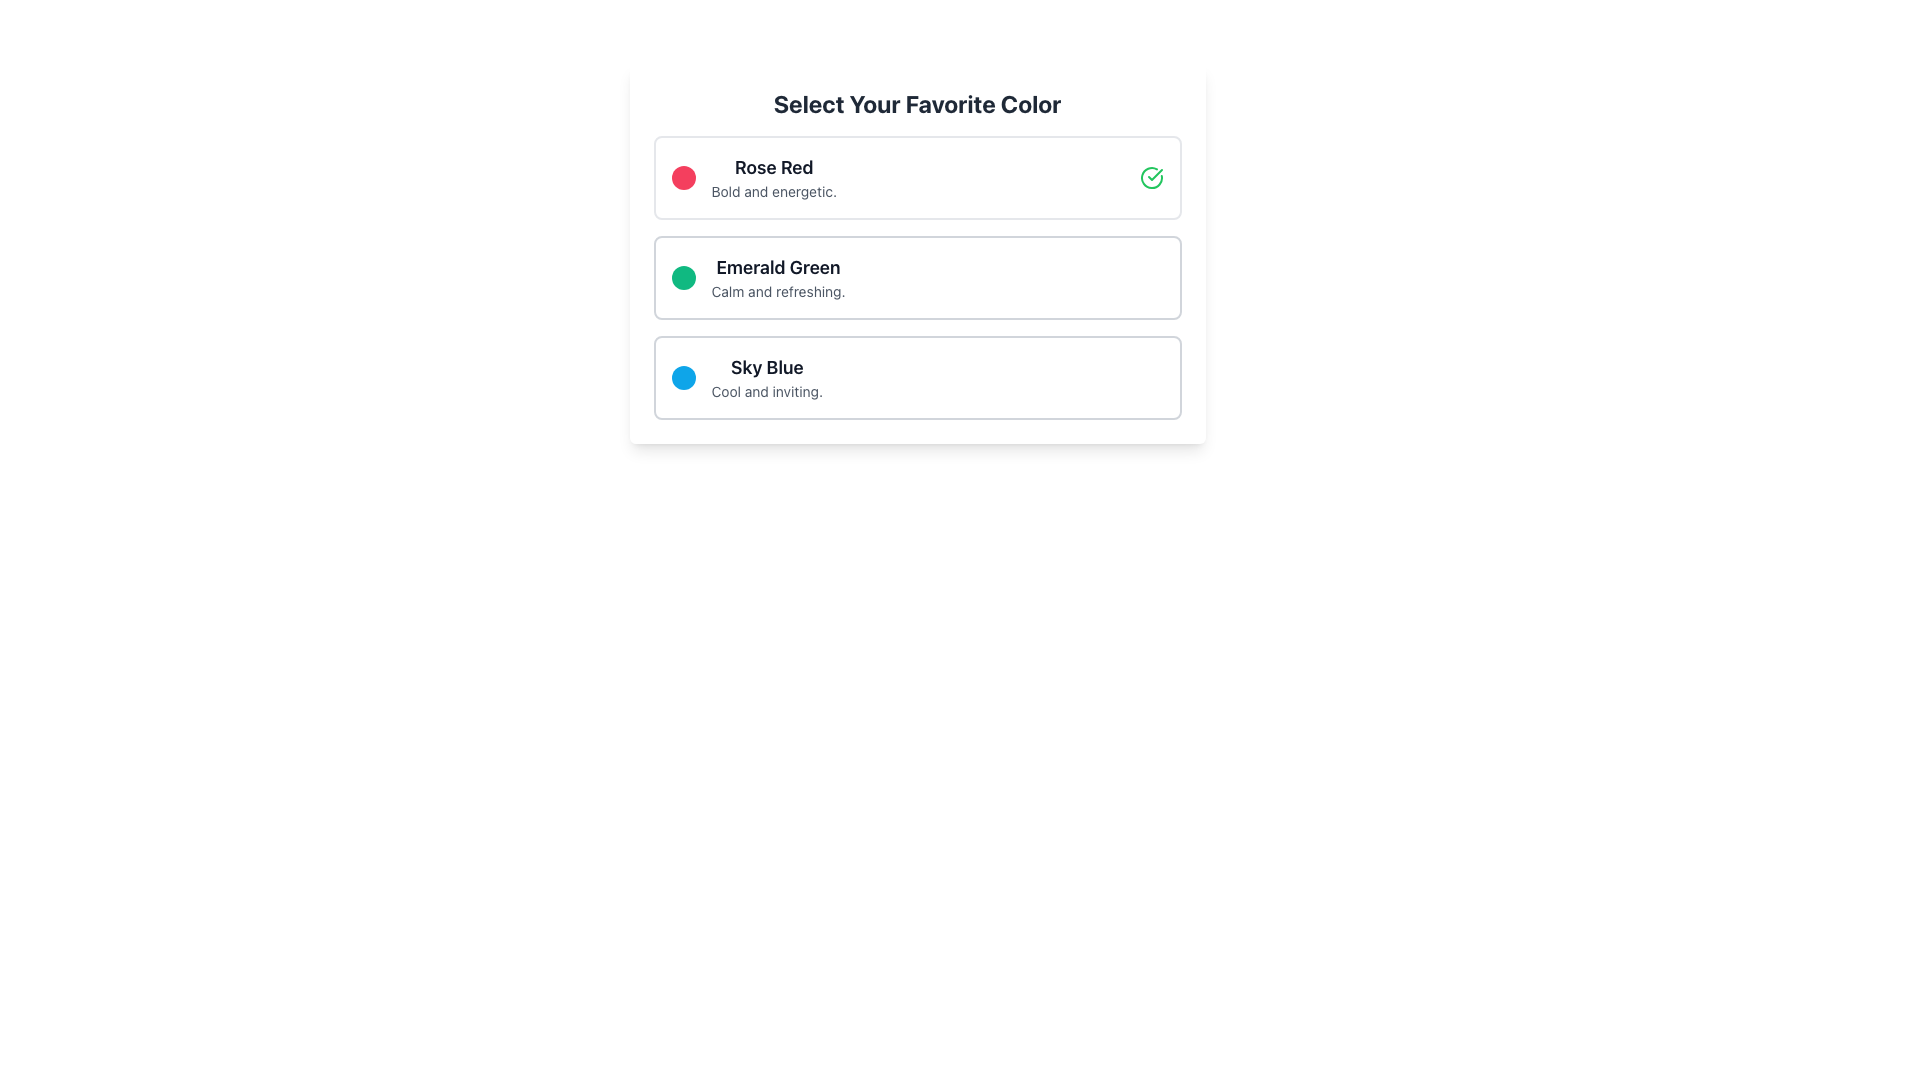 This screenshot has height=1080, width=1920. What do you see at coordinates (916, 277) in the screenshot?
I see `the second selectable option for color preference located in the white card UI component, positioned between 'Rose Red' and 'Sky Blue'` at bounding box center [916, 277].